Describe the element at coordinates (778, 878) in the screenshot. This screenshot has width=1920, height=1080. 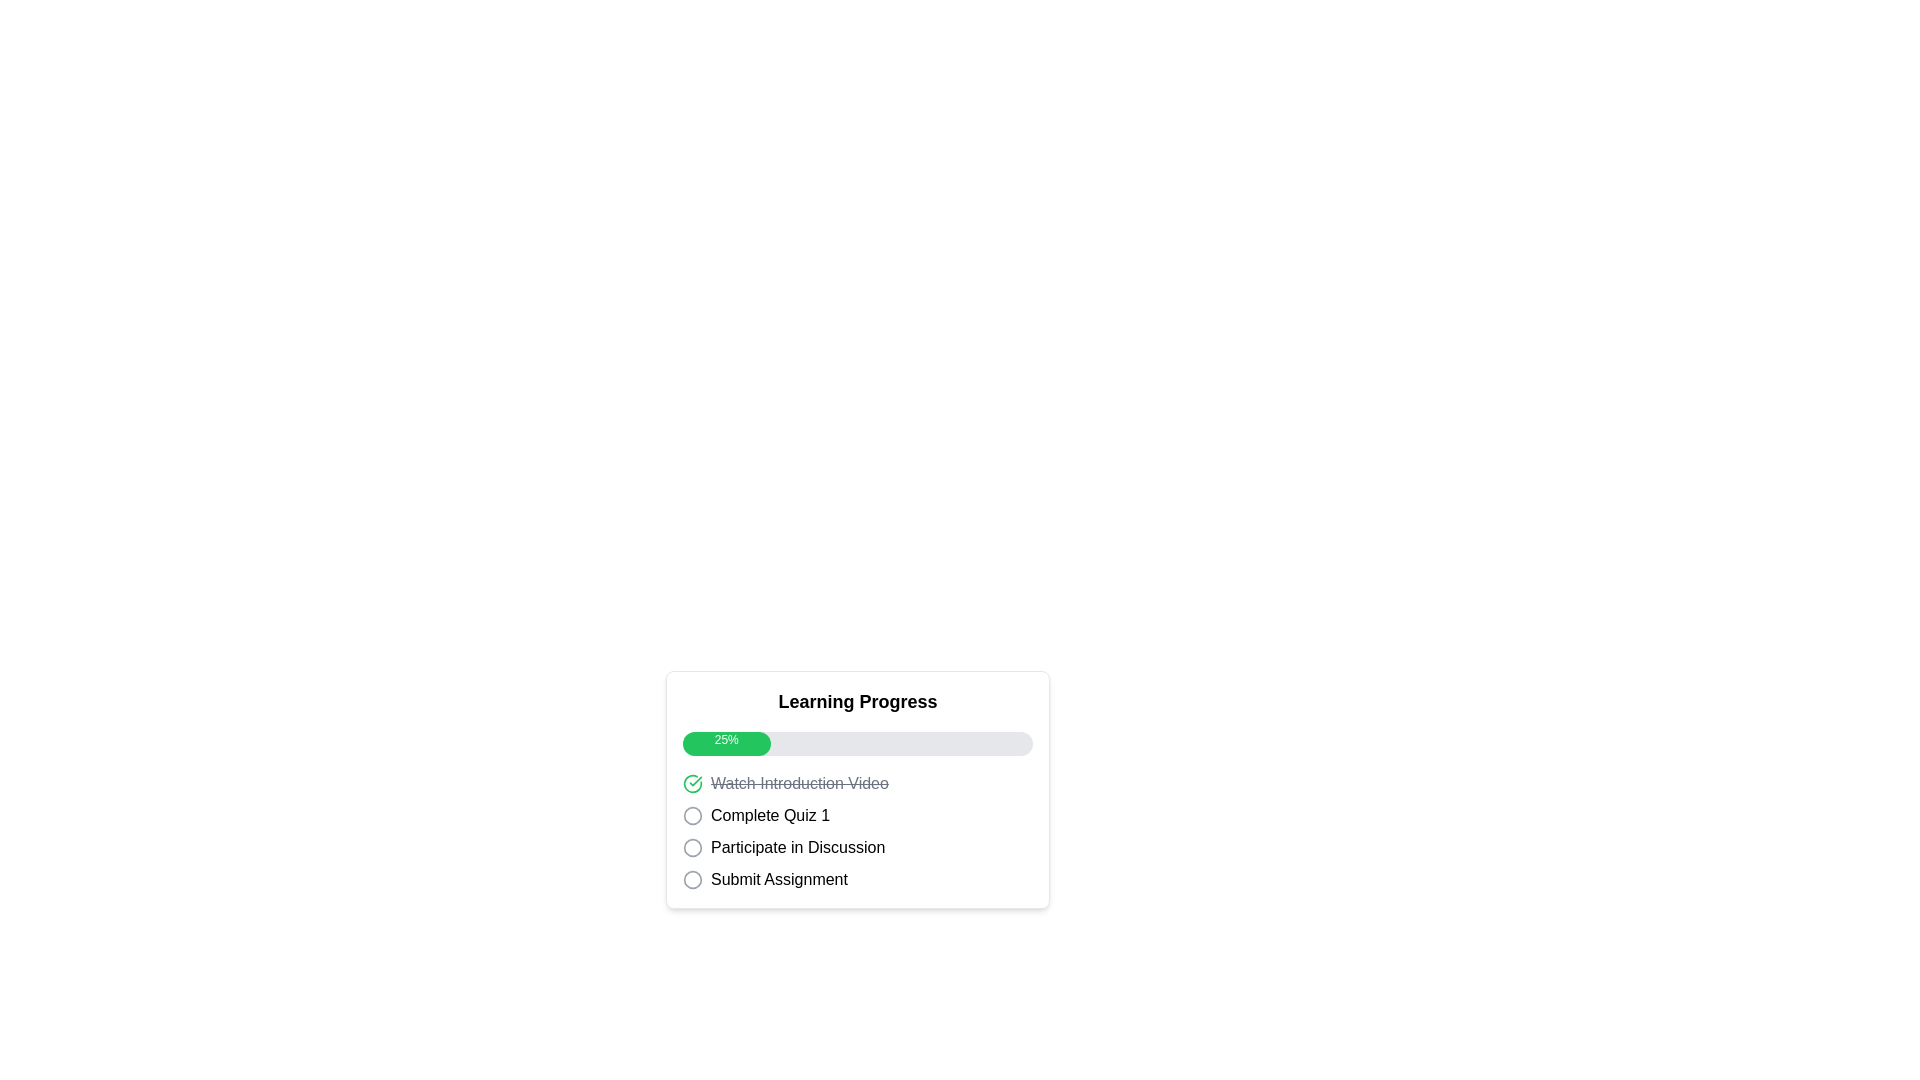
I see `the 'Submit Assignment' text label, which is the fourth item in the vertical list below 'Participate in Discussion' and is paired with a circular checkbox icon` at that location.